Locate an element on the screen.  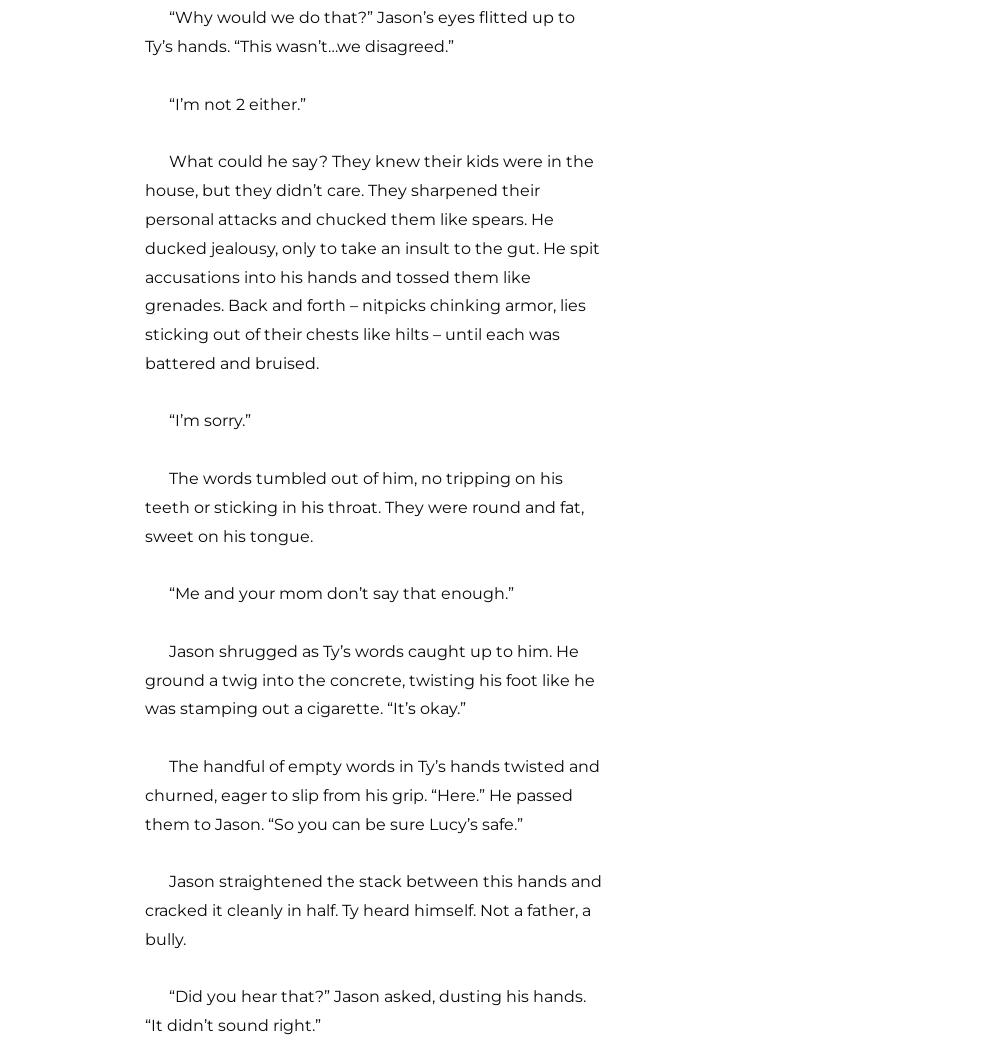
'What could he say? They knew their kids were in the house, but they didn’t care. They sharpened their personal attacks and chucked them like spears. He ducked jealousy, only to take an insult to the gut. He spit accusations into his hands and tossed them like grenades. Back and forth – nitpicks chinking armor, lies sticking out of their chests like hilts – until each was battered and bruised.' is located at coordinates (371, 261).